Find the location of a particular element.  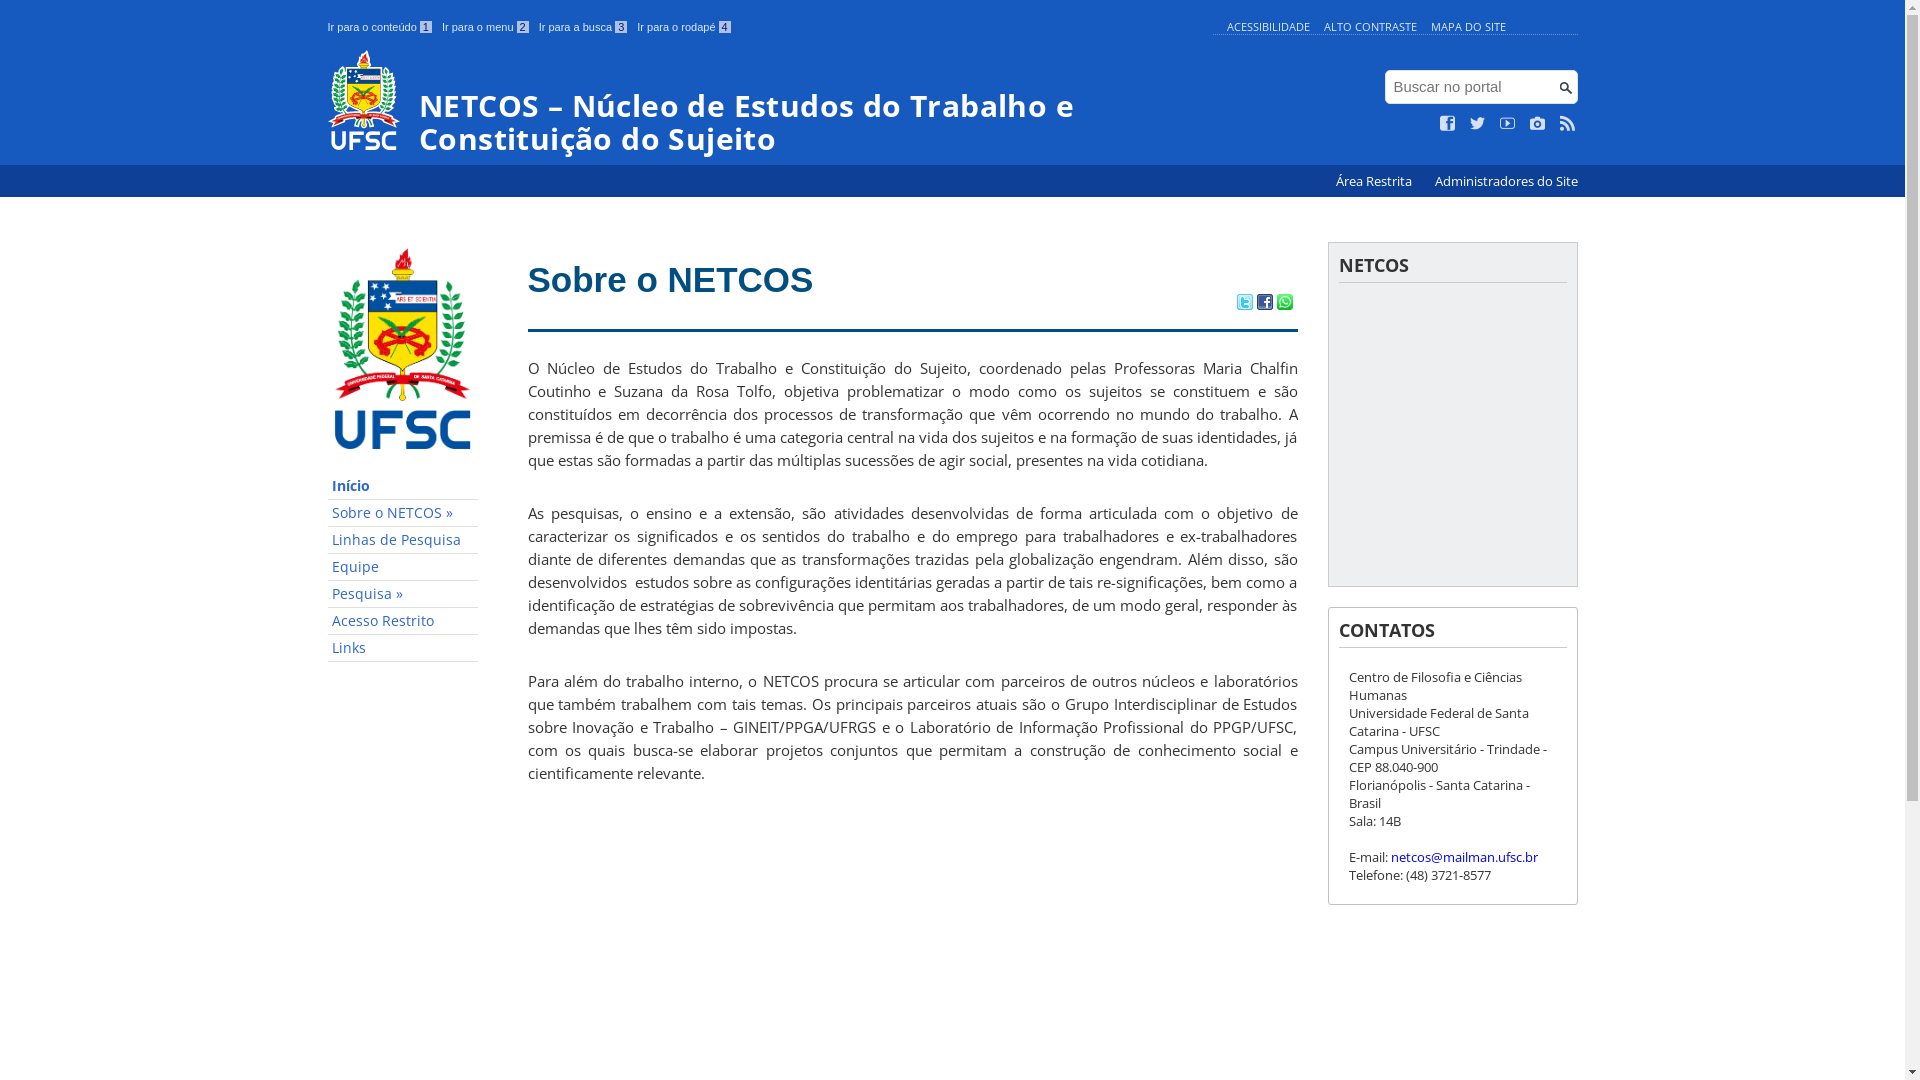

'Compartilhar no Facebook' is located at coordinates (1262, 304).